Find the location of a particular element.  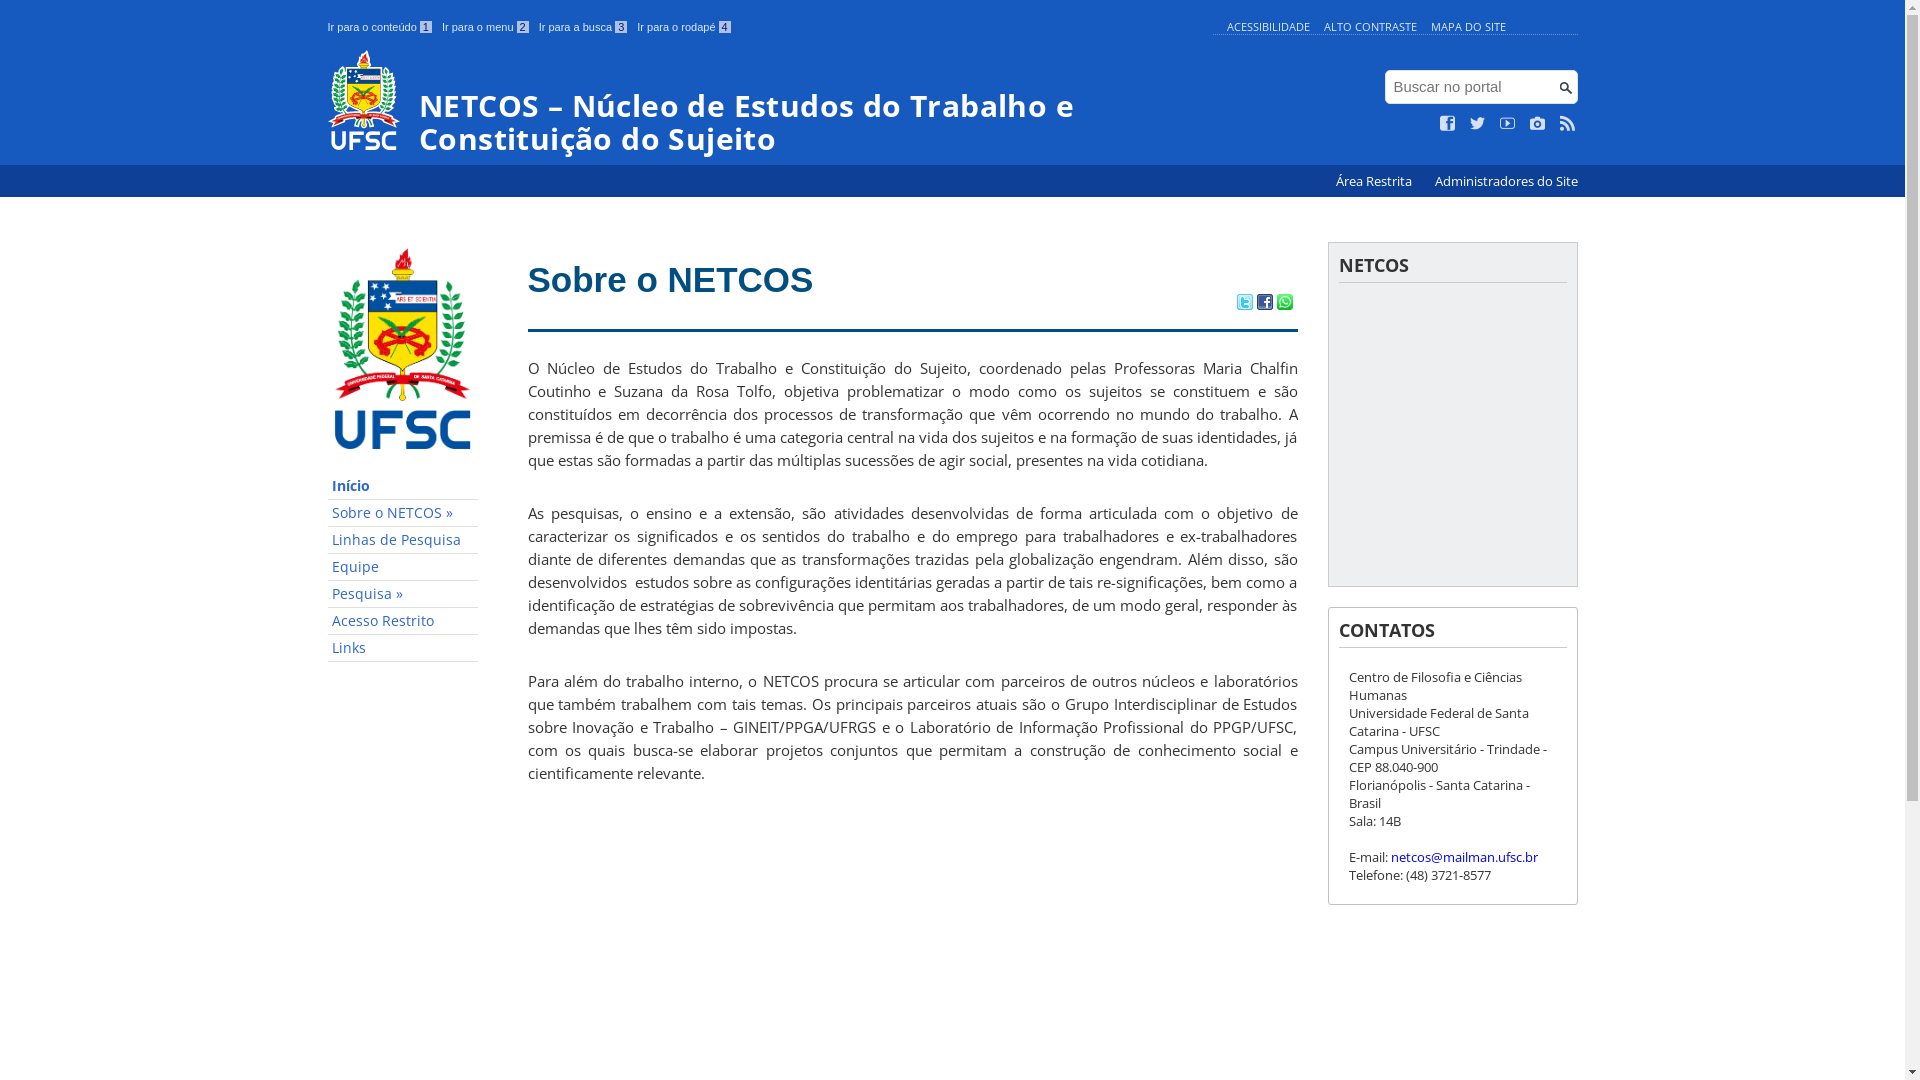

'Compartilhar no Facebook' is located at coordinates (1262, 304).